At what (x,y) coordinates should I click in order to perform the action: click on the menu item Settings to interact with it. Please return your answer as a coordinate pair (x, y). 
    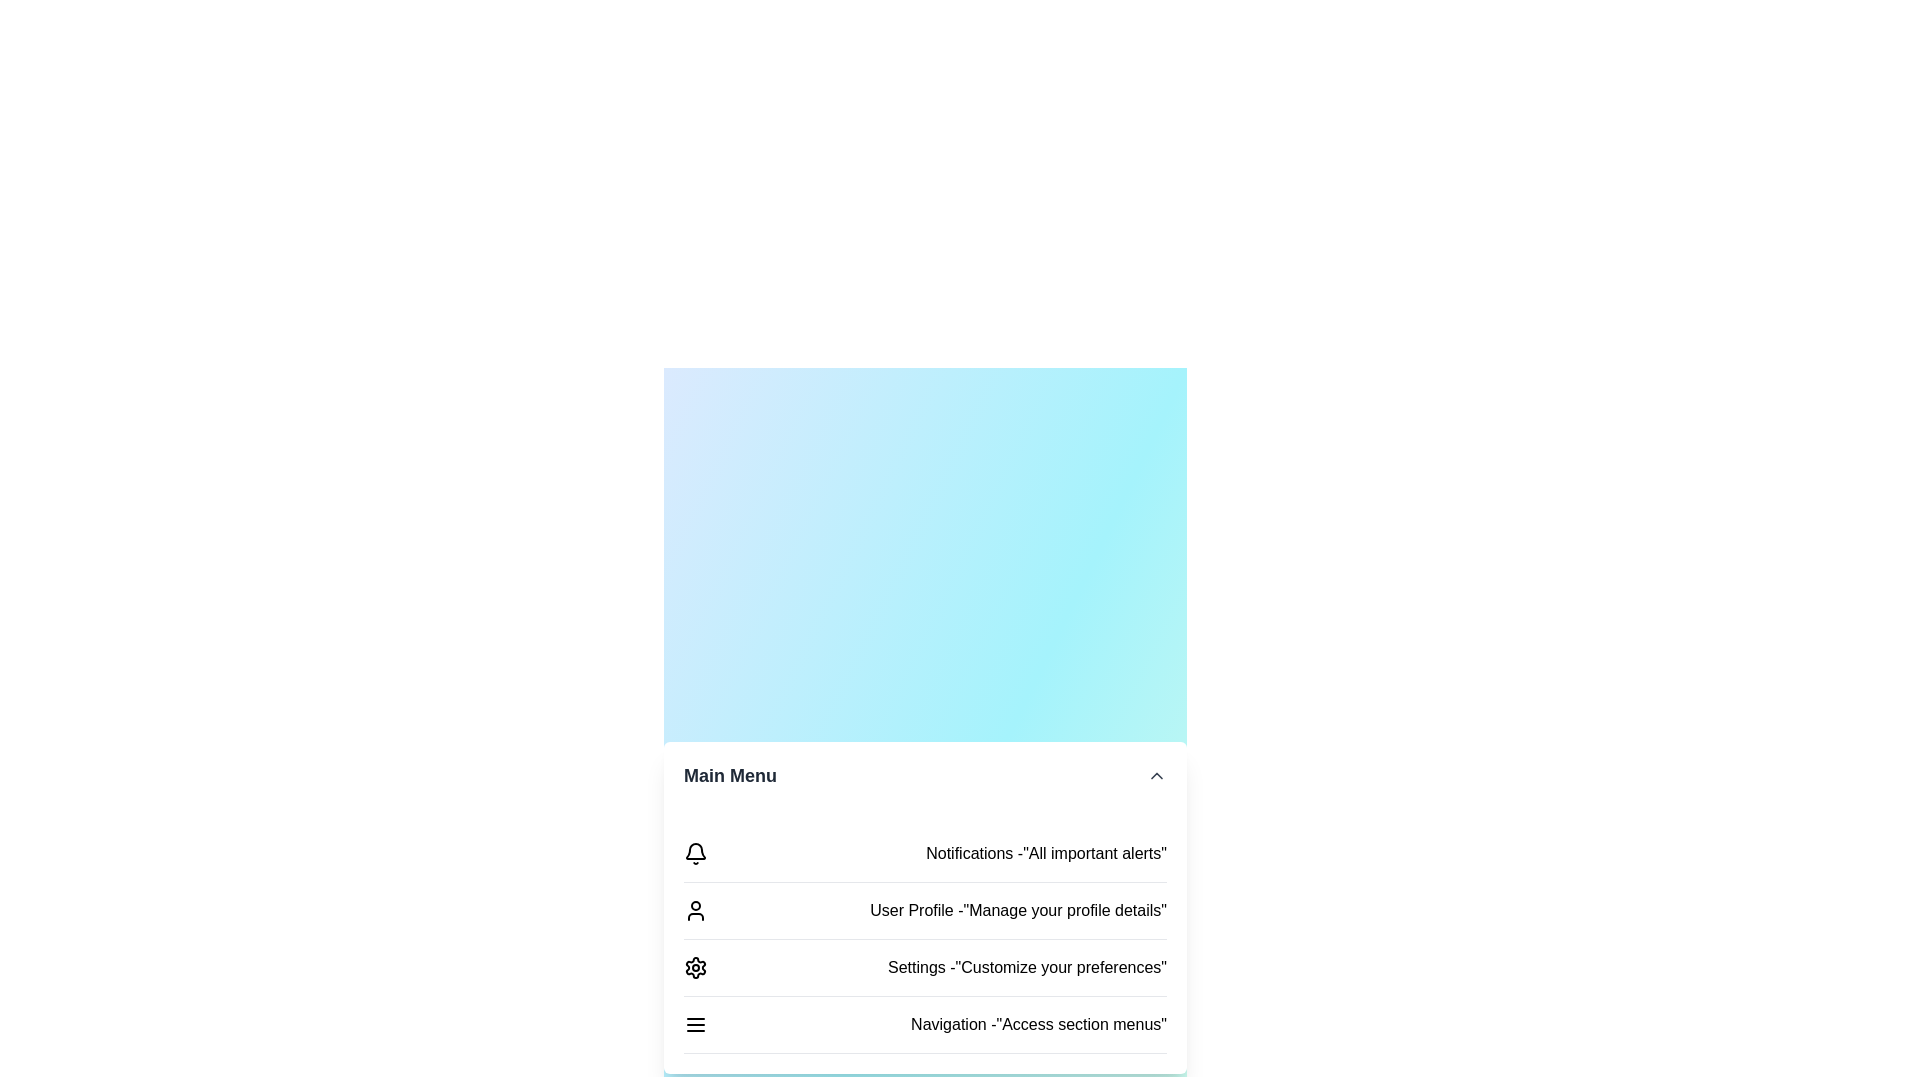
    Looking at the image, I should click on (924, 967).